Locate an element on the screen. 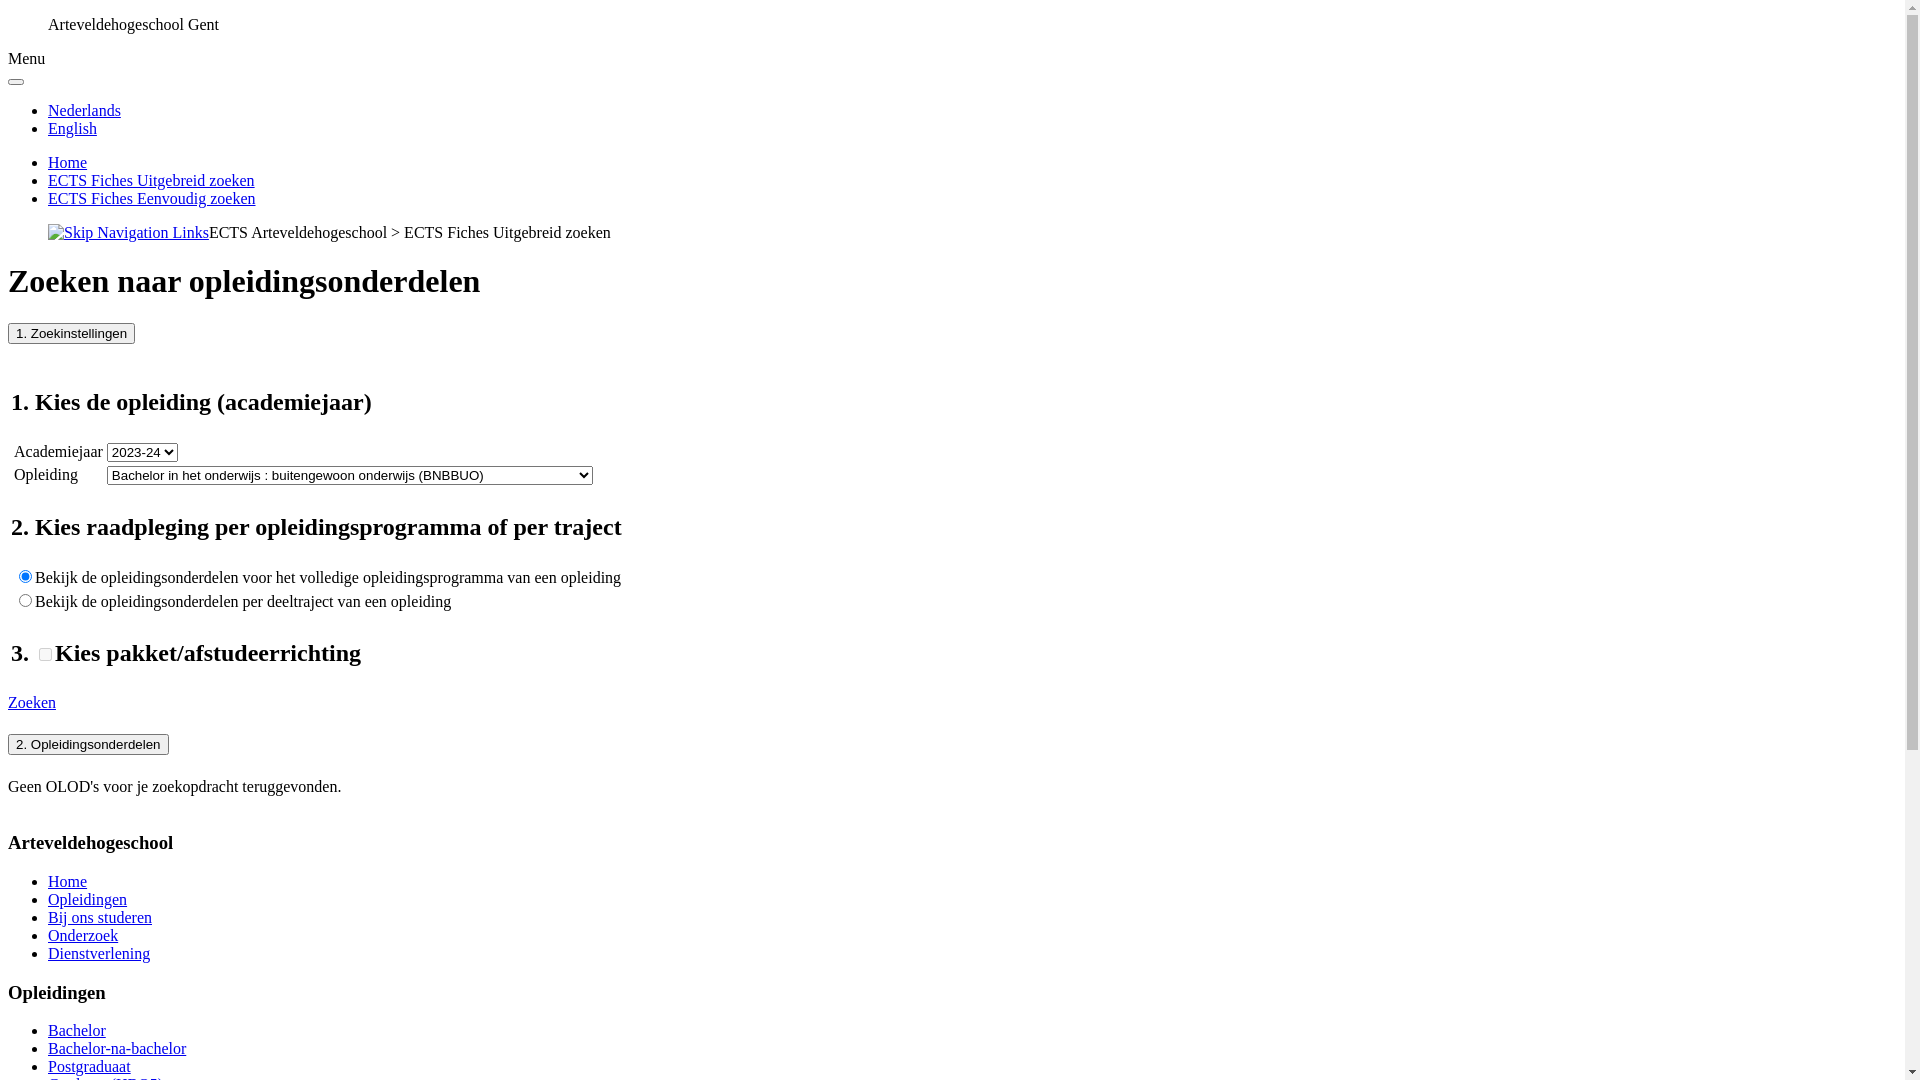  'Dienstverlening' is located at coordinates (98, 952).